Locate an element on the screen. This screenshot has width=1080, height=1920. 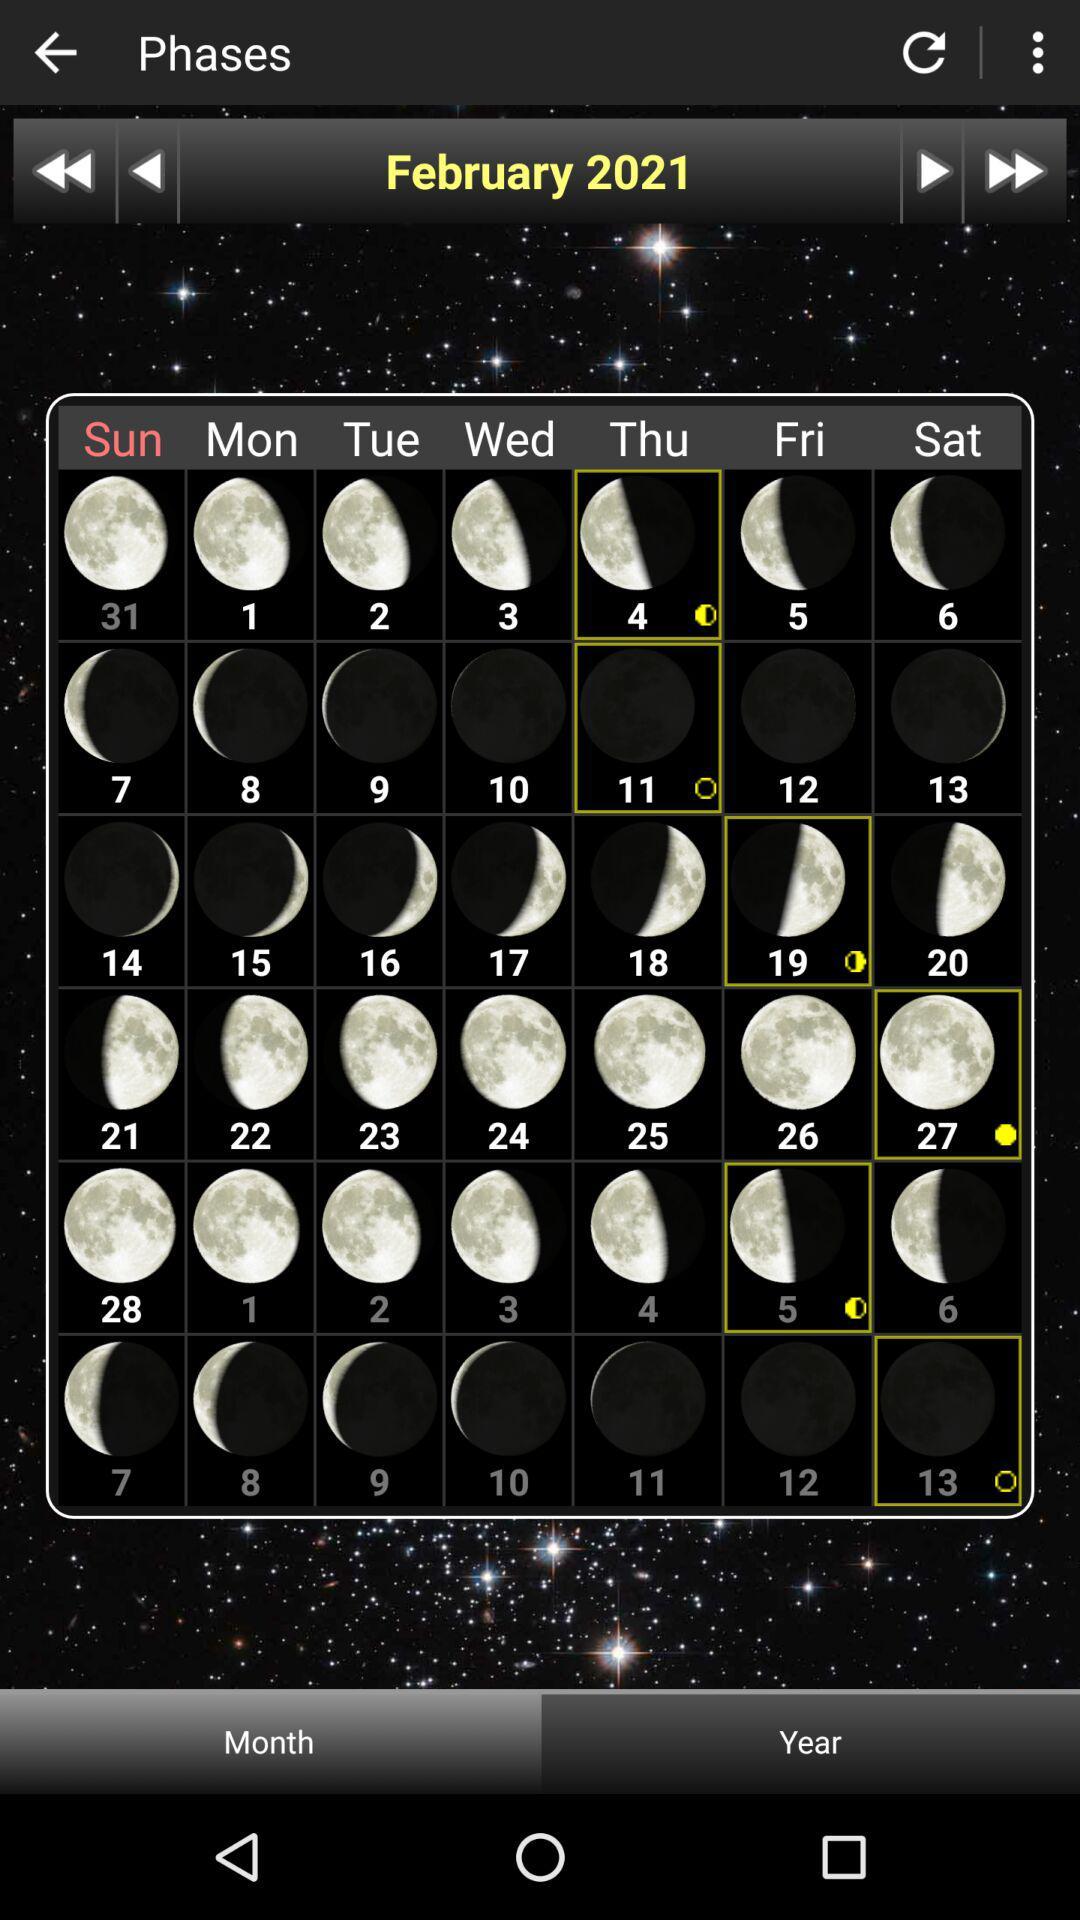
options available is located at coordinates (1036, 52).